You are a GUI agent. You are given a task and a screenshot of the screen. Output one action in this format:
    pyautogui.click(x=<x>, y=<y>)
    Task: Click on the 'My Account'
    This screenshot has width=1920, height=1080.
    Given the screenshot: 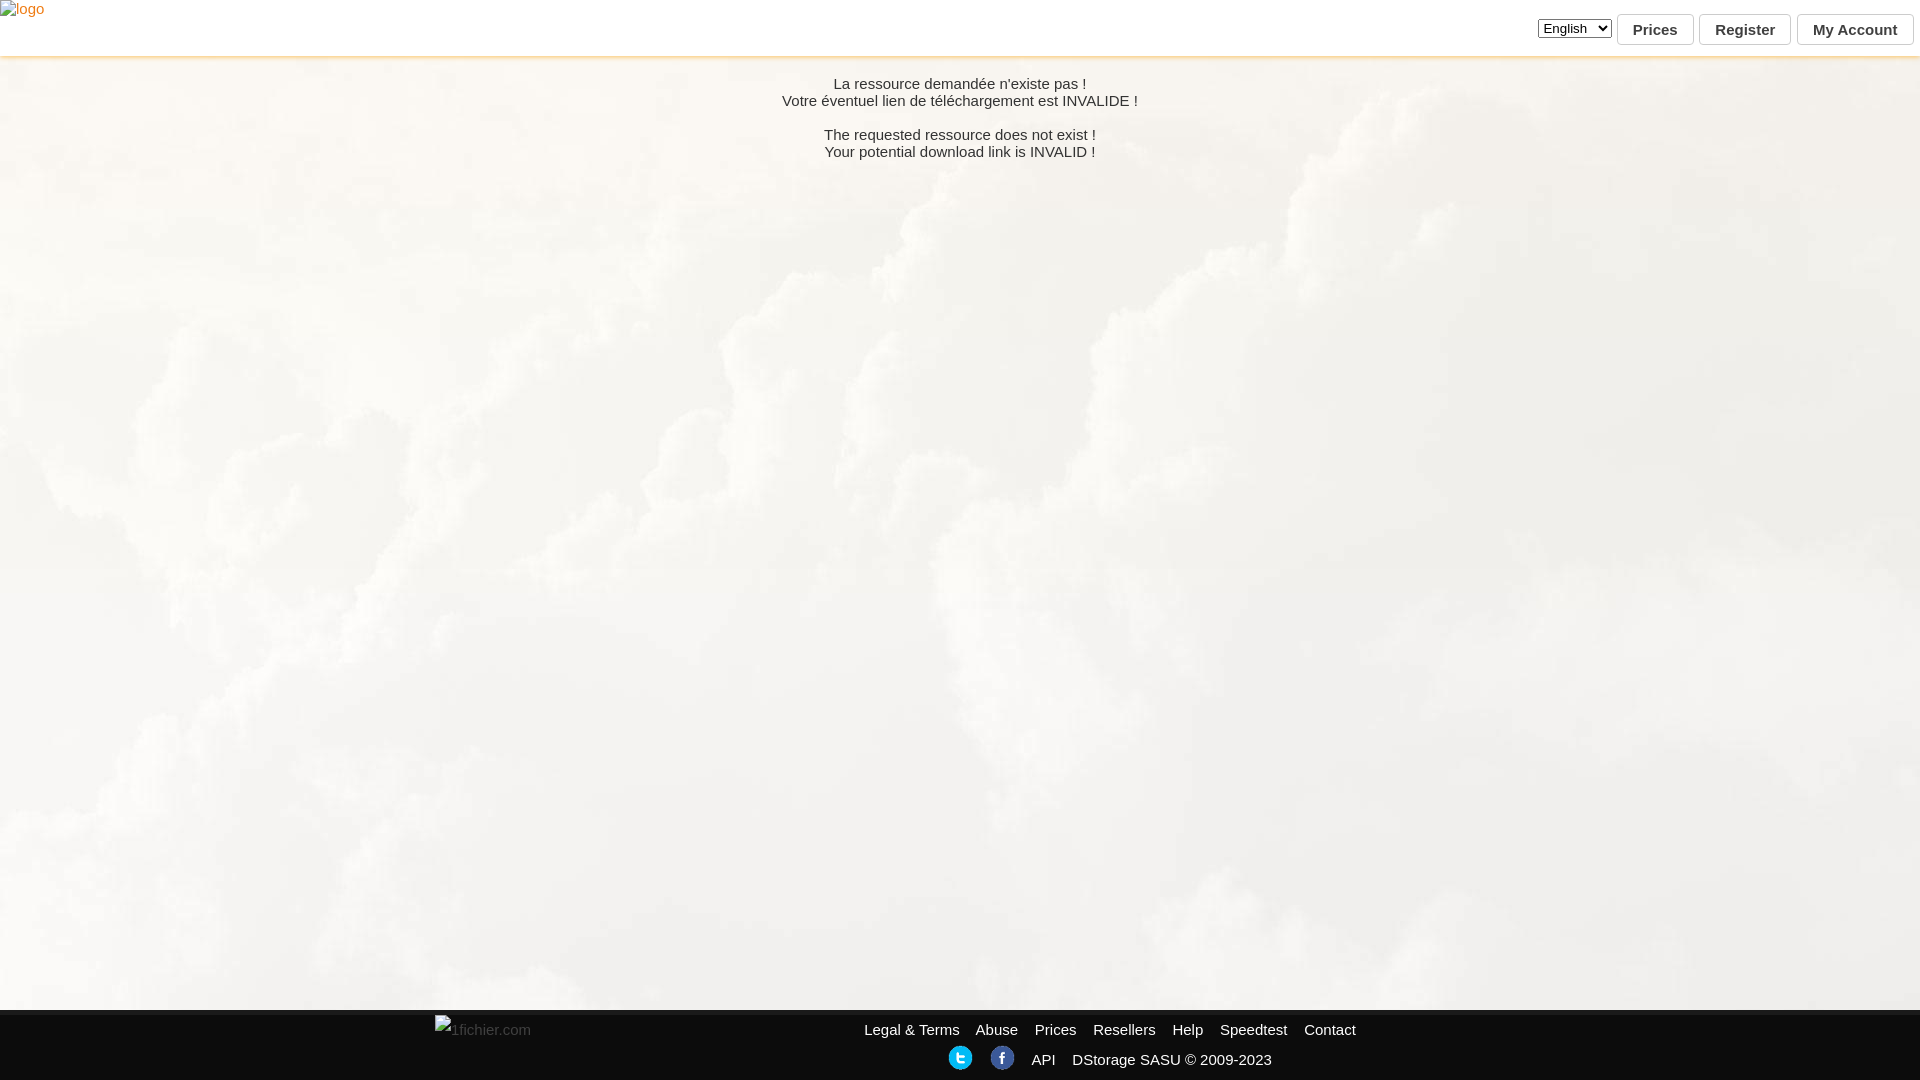 What is the action you would take?
    pyautogui.click(x=1853, y=29)
    